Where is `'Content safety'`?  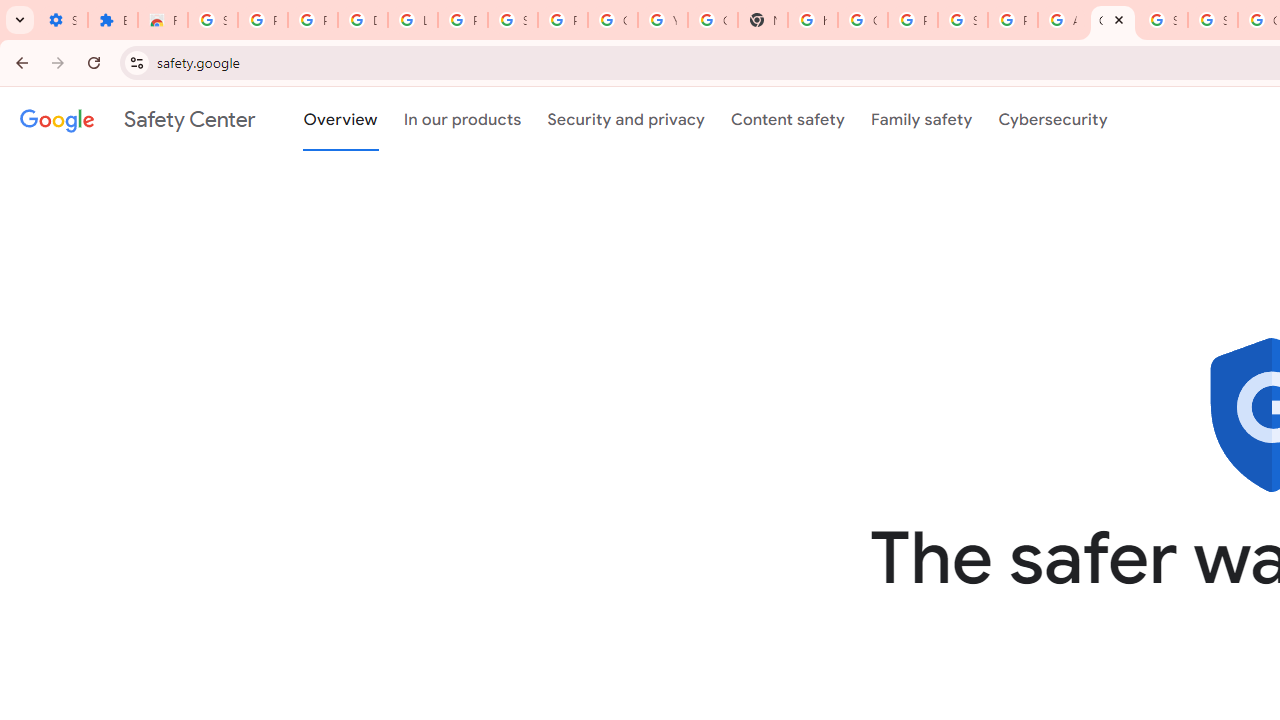 'Content safety' is located at coordinates (786, 119).